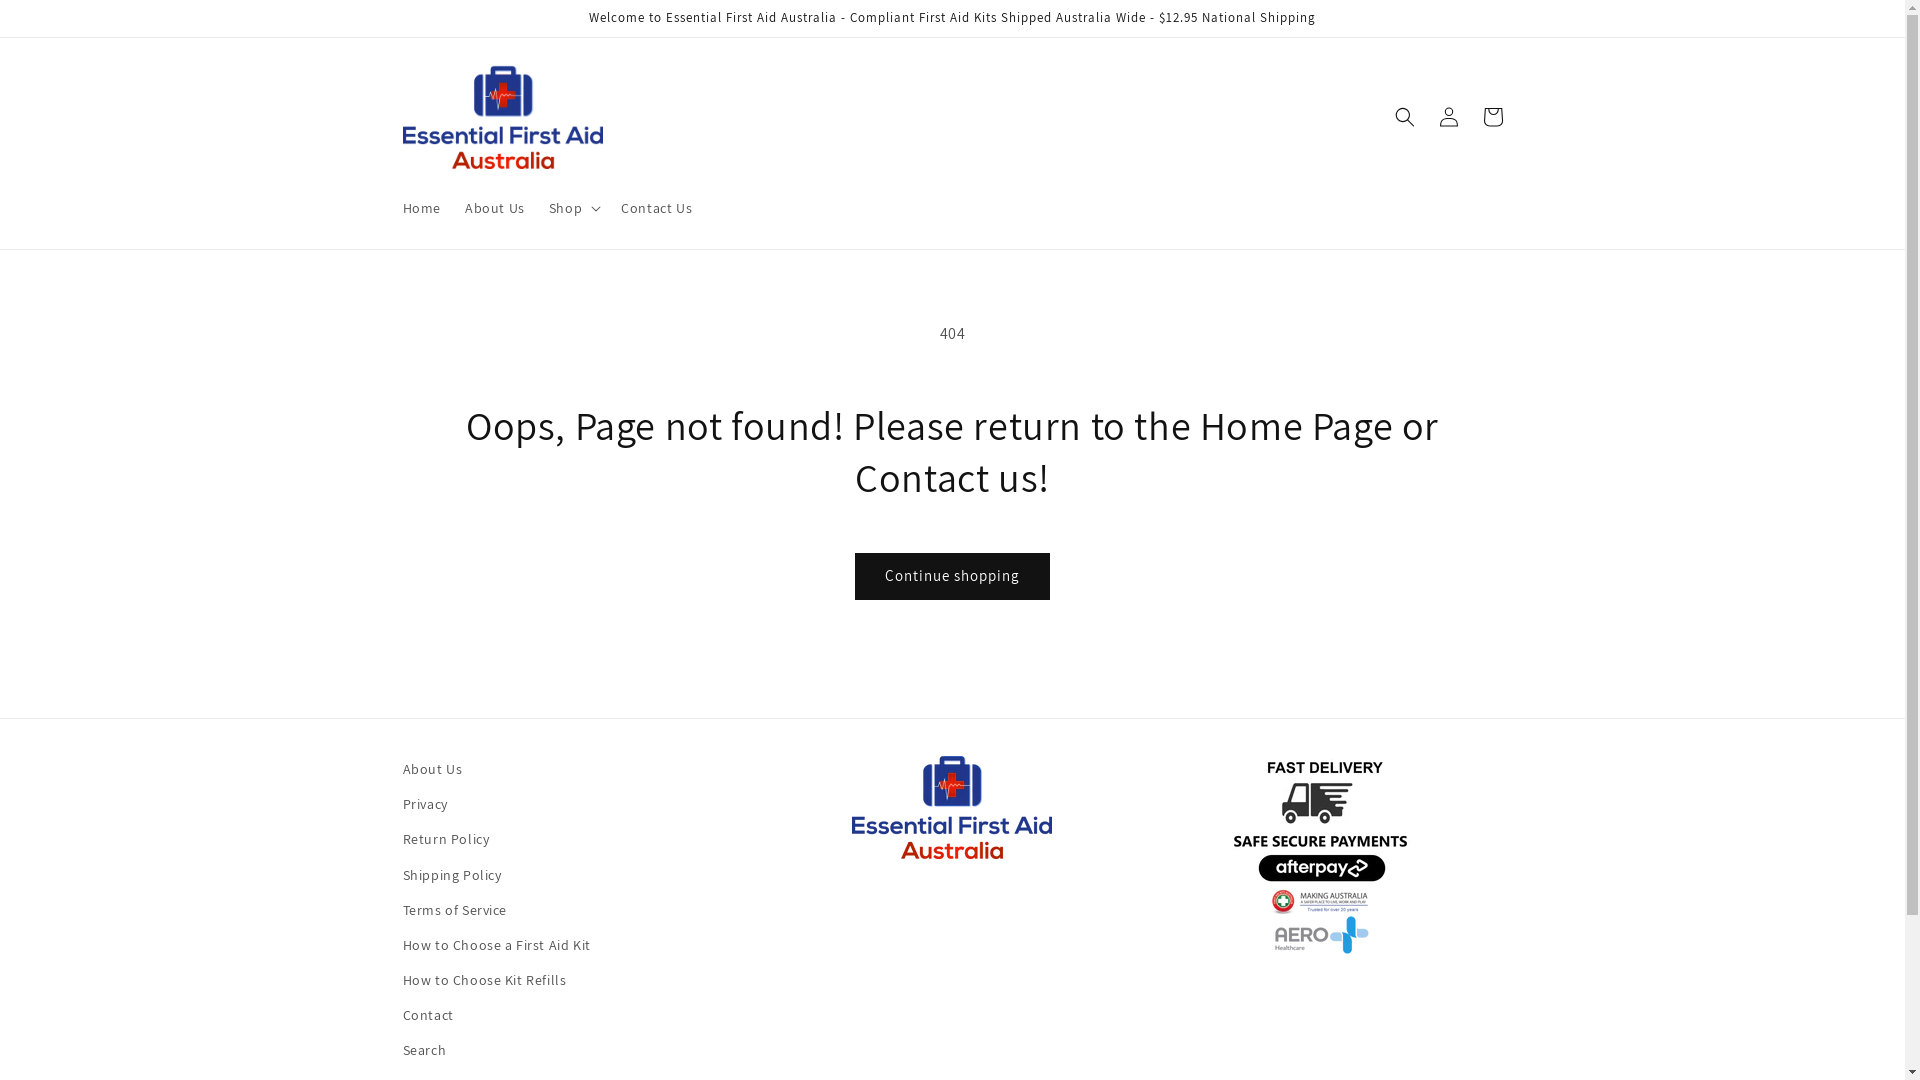 The height and width of the screenshot is (1080, 1920). I want to click on 'How to Choose Kit Refills', so click(484, 979).